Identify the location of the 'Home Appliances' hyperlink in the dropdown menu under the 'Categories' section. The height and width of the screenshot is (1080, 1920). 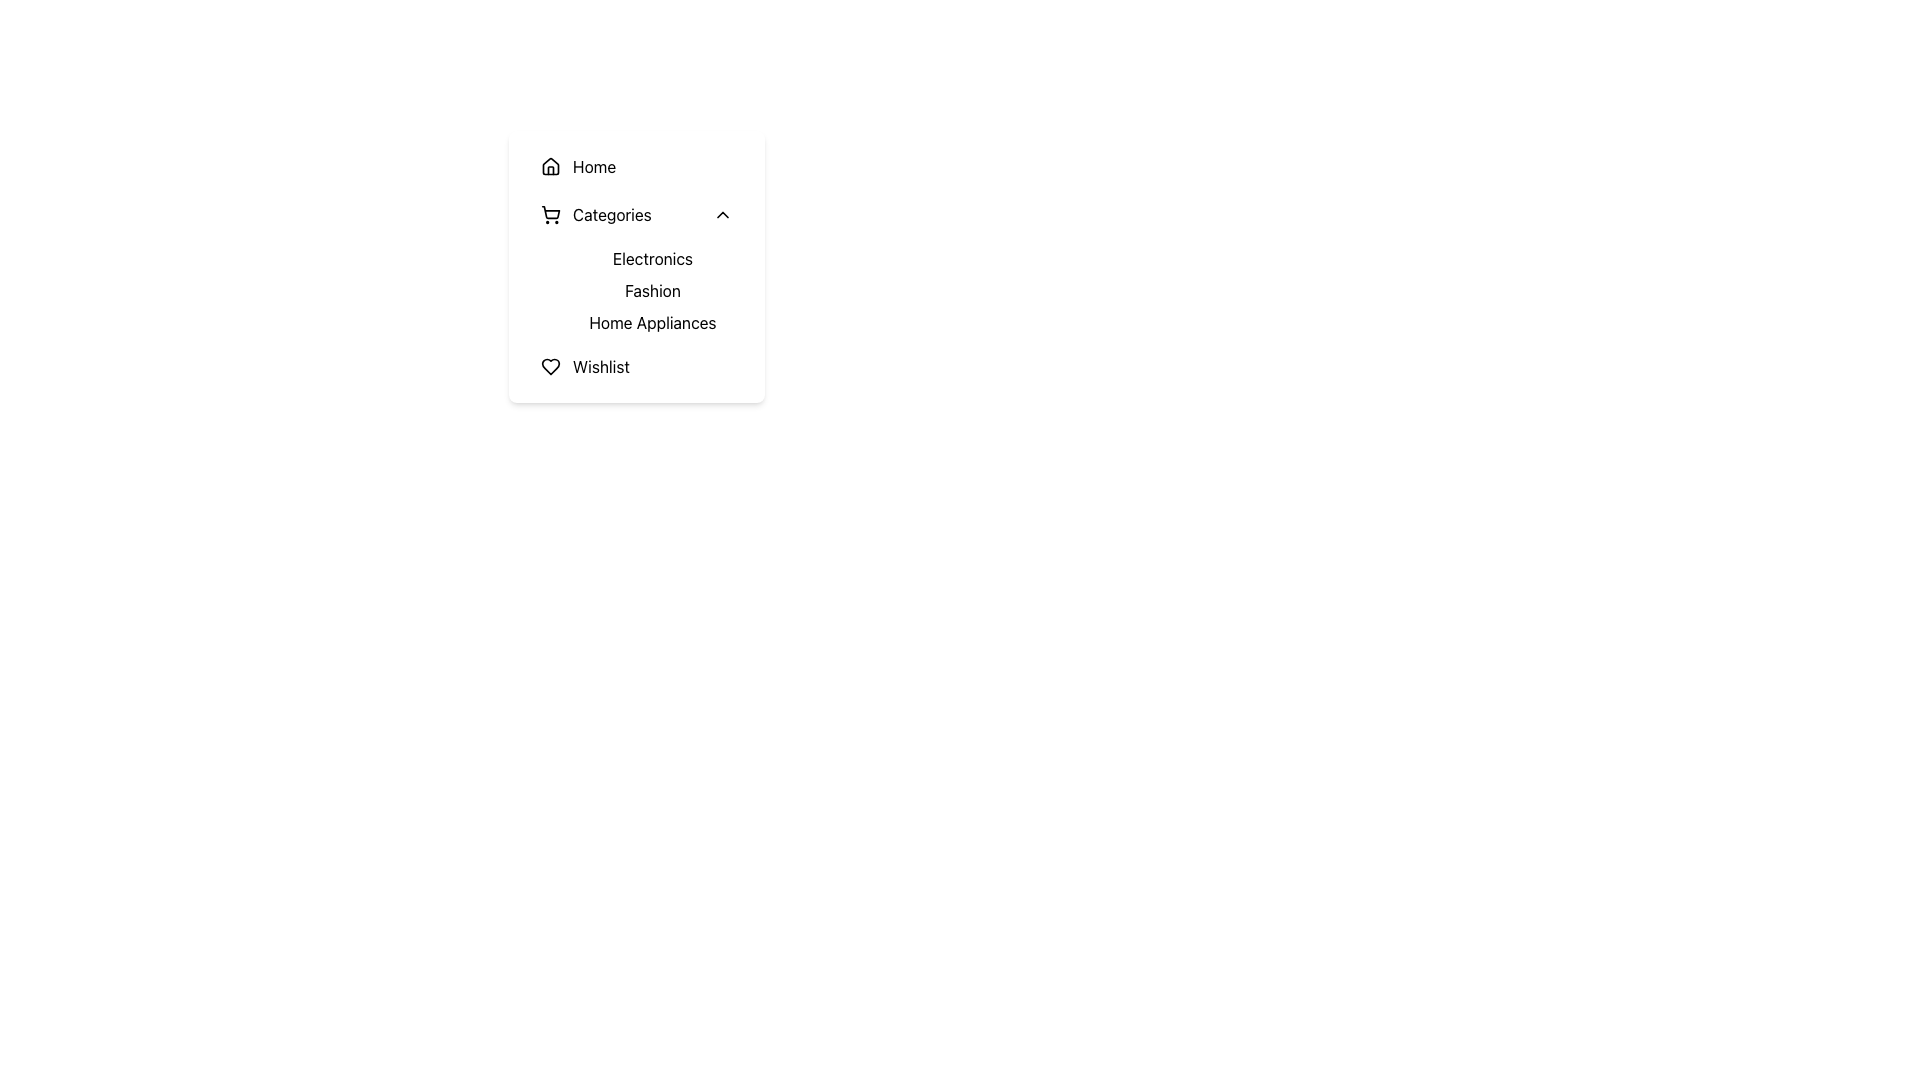
(652, 322).